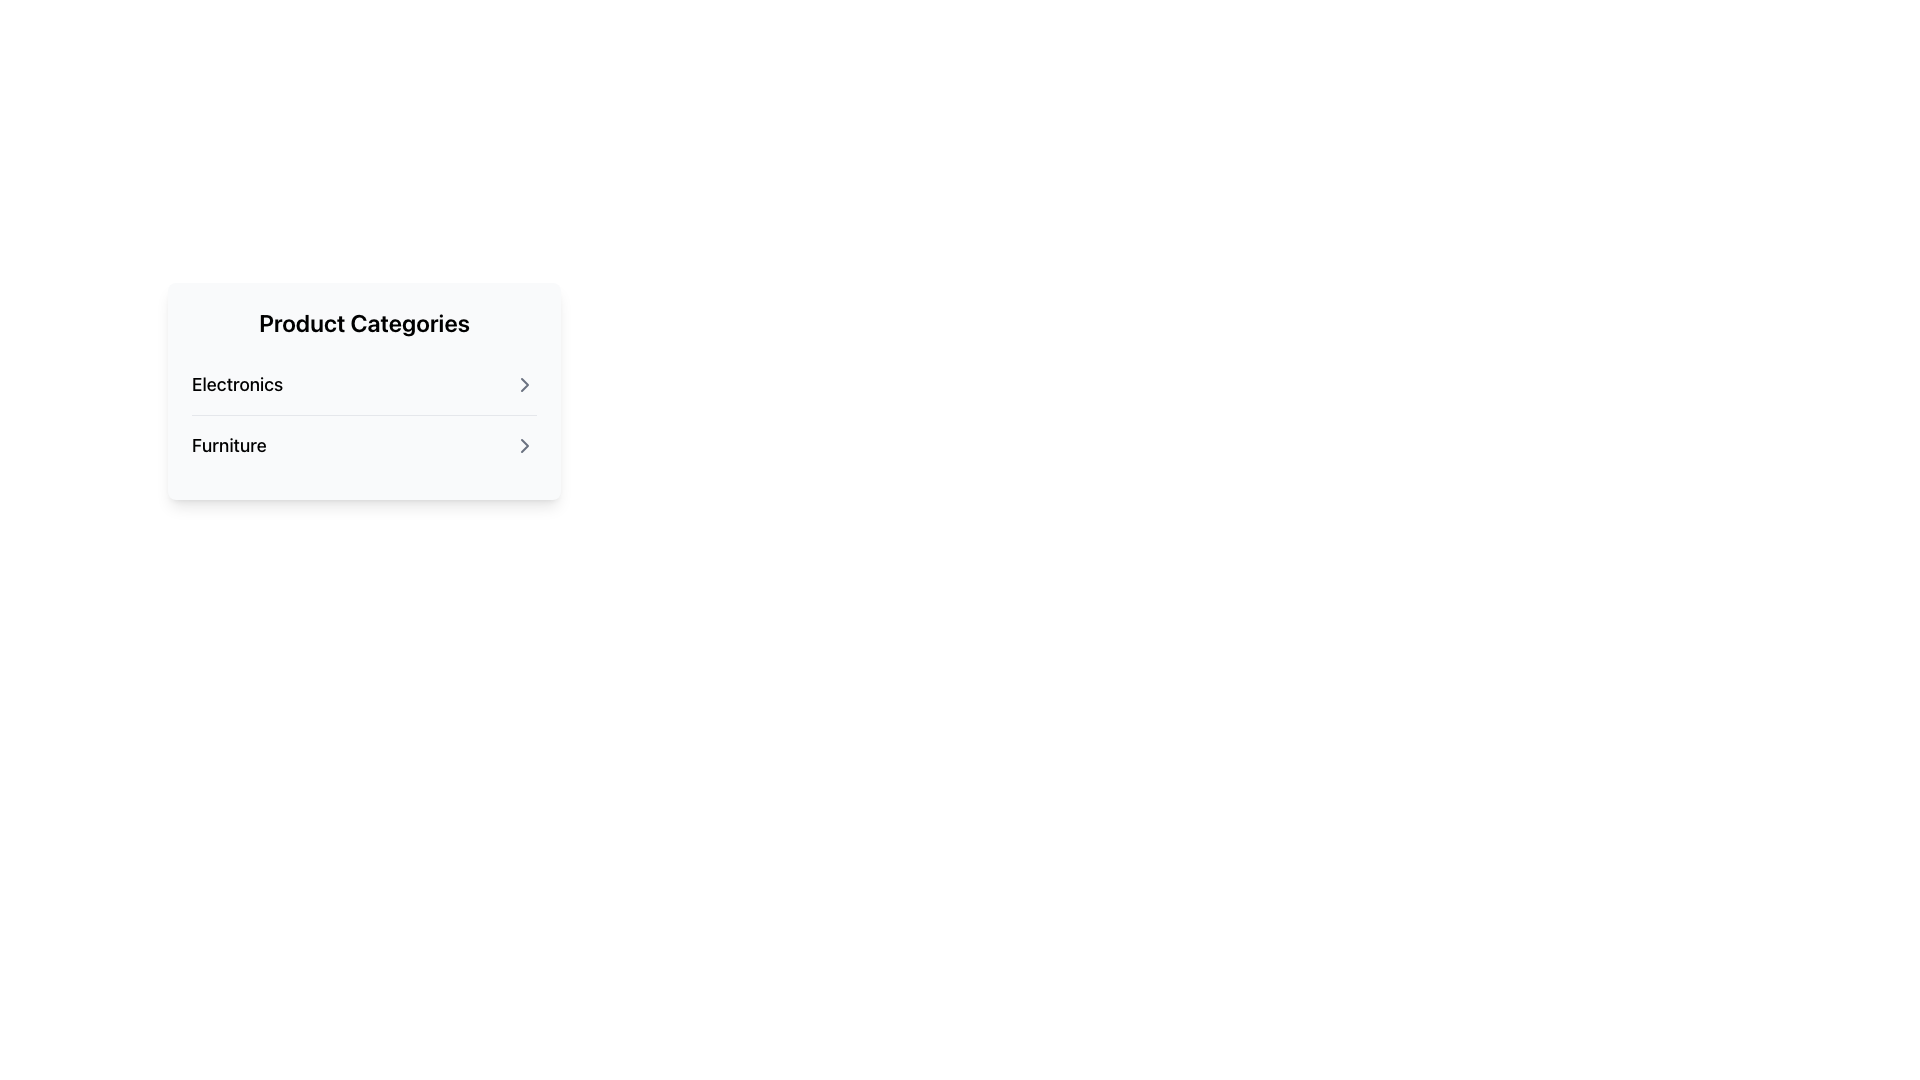  What do you see at coordinates (524, 445) in the screenshot?
I see `the icon button located to the far right of the 'Furniture' text in the 'Product Categories' section` at bounding box center [524, 445].